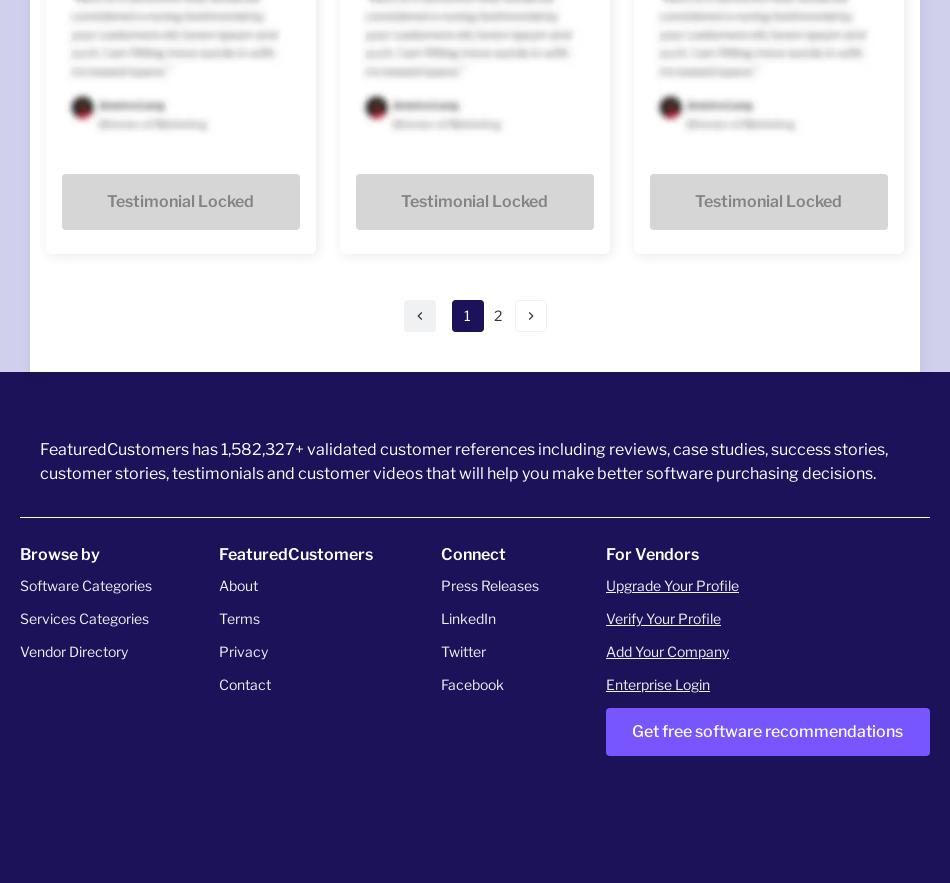 This screenshot has height=883, width=950. I want to click on 'Contact', so click(244, 683).